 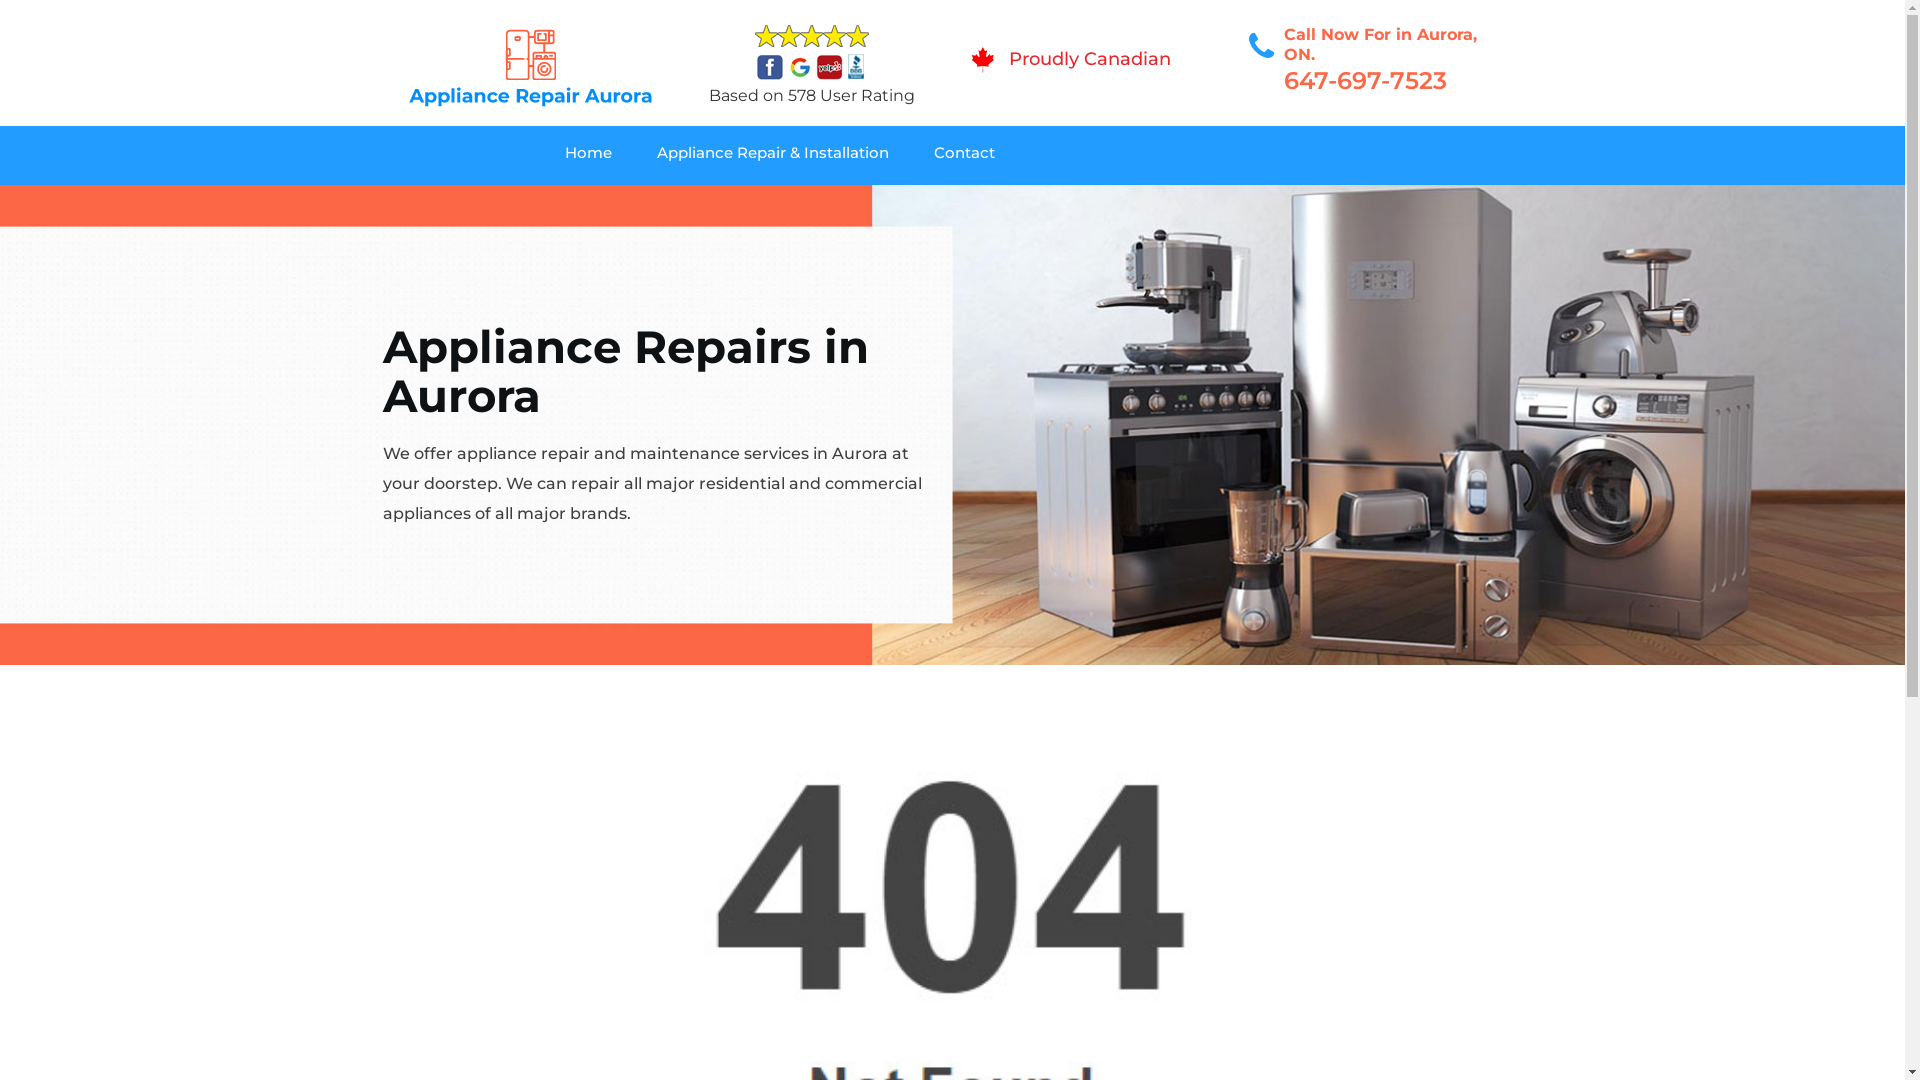 I want to click on 'Home', so click(x=609, y=154).